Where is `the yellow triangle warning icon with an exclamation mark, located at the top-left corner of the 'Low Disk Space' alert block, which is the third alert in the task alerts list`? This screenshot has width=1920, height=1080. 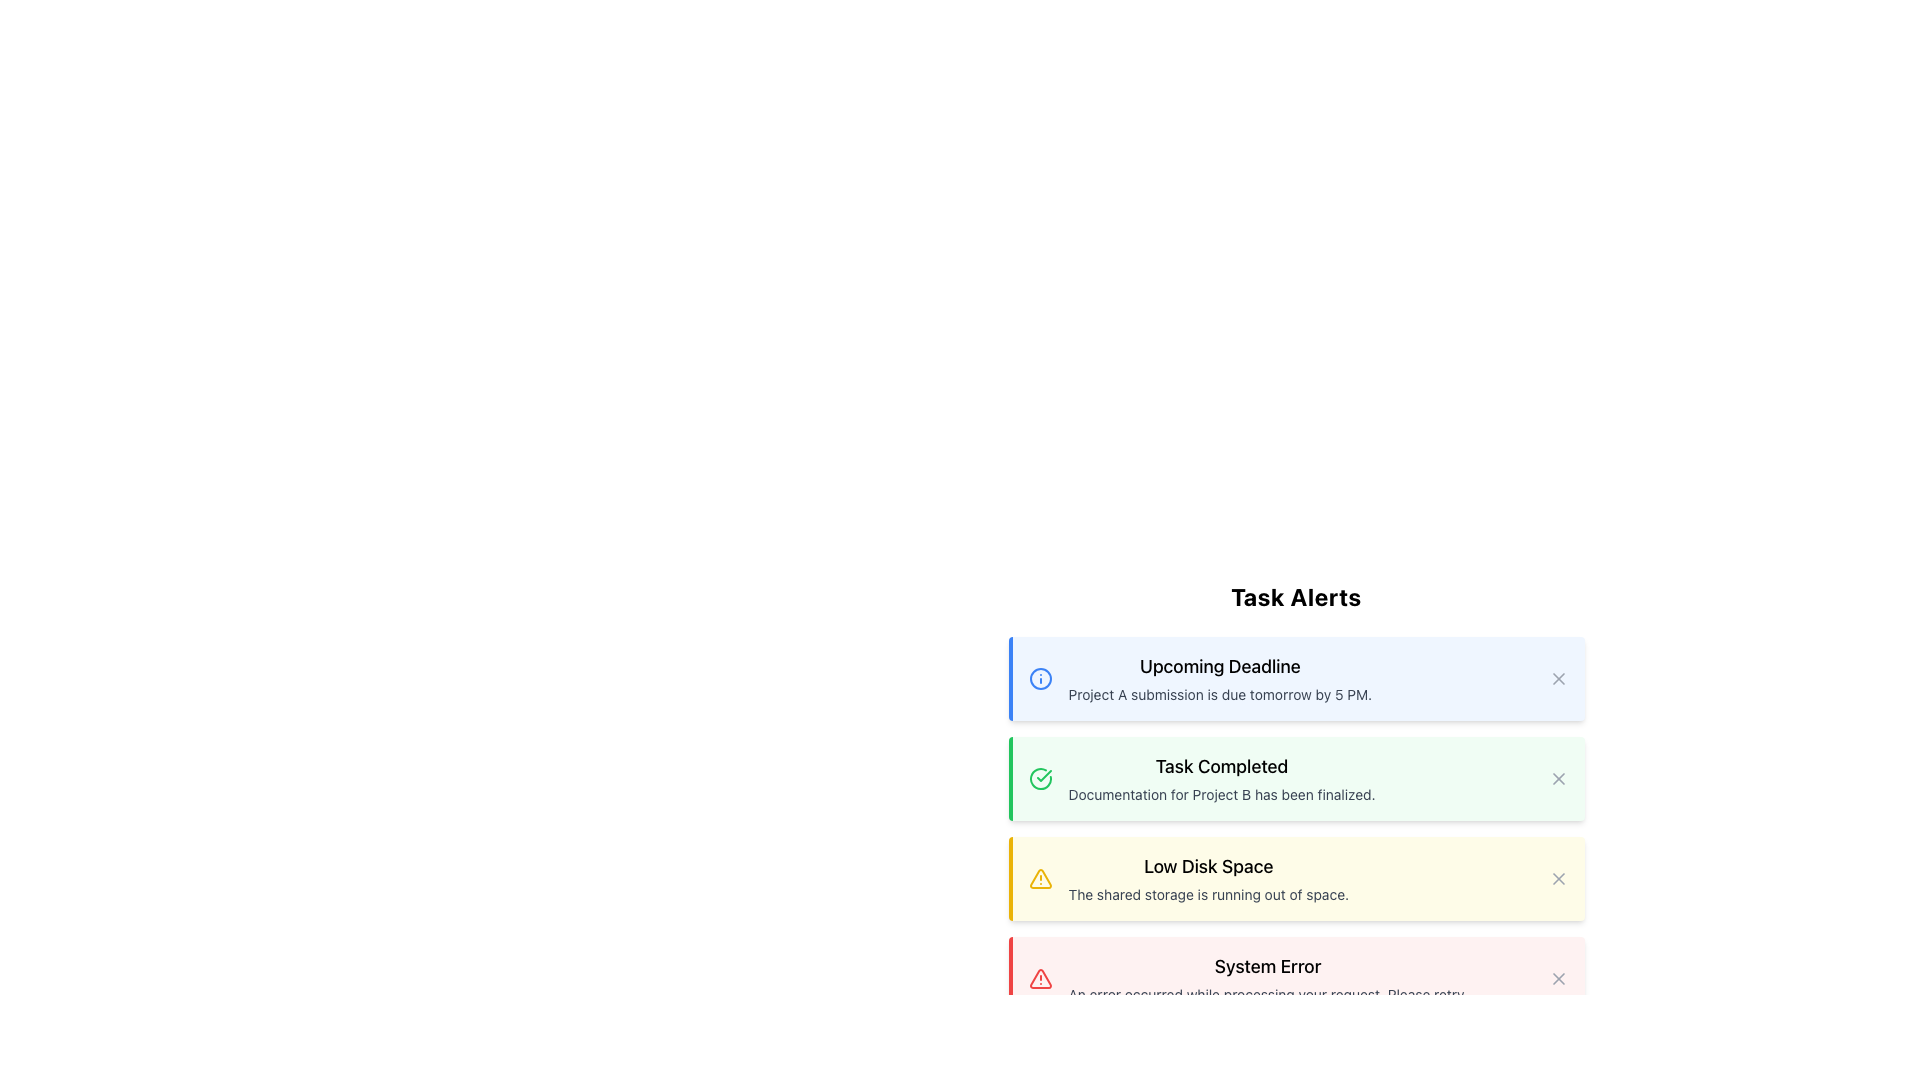
the yellow triangle warning icon with an exclamation mark, located at the top-left corner of the 'Low Disk Space' alert block, which is the third alert in the task alerts list is located at coordinates (1040, 878).